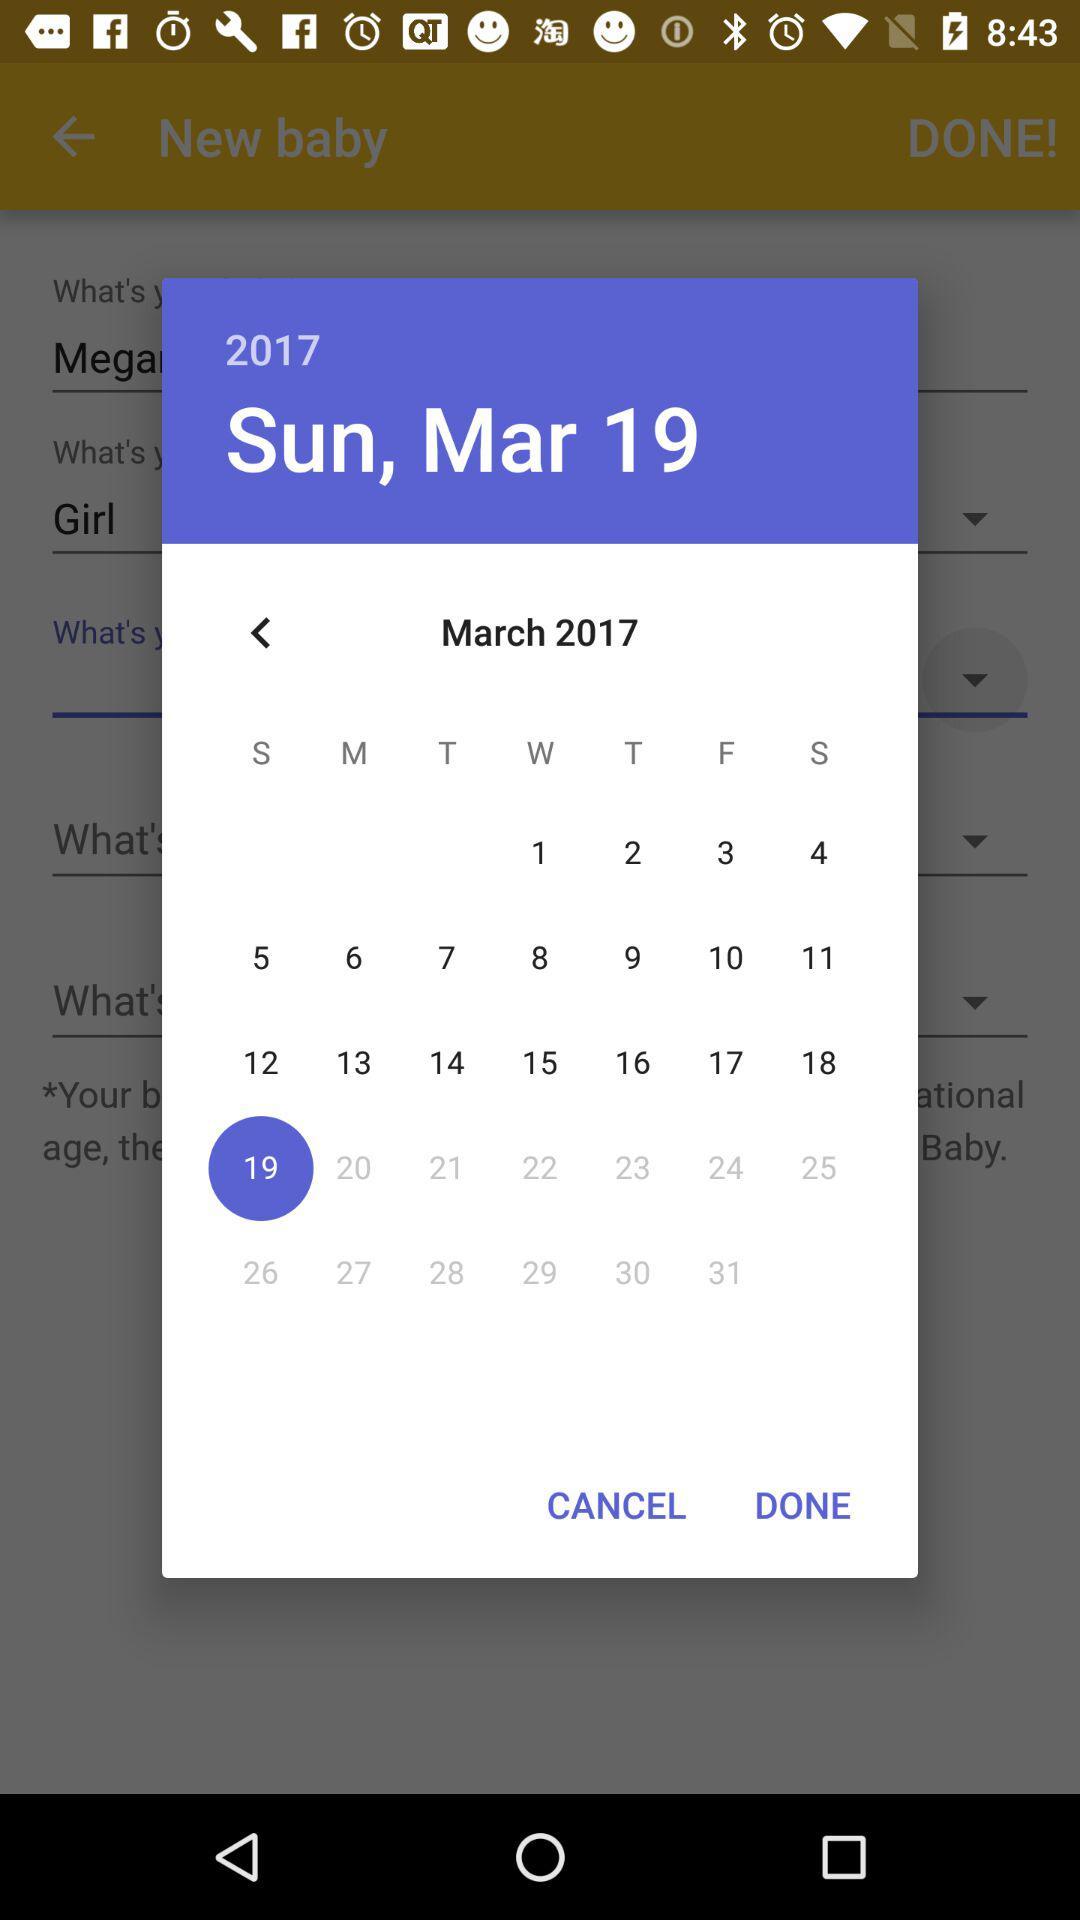 This screenshot has width=1080, height=1920. Describe the element at coordinates (801, 1504) in the screenshot. I see `item to the right of the cancel icon` at that location.